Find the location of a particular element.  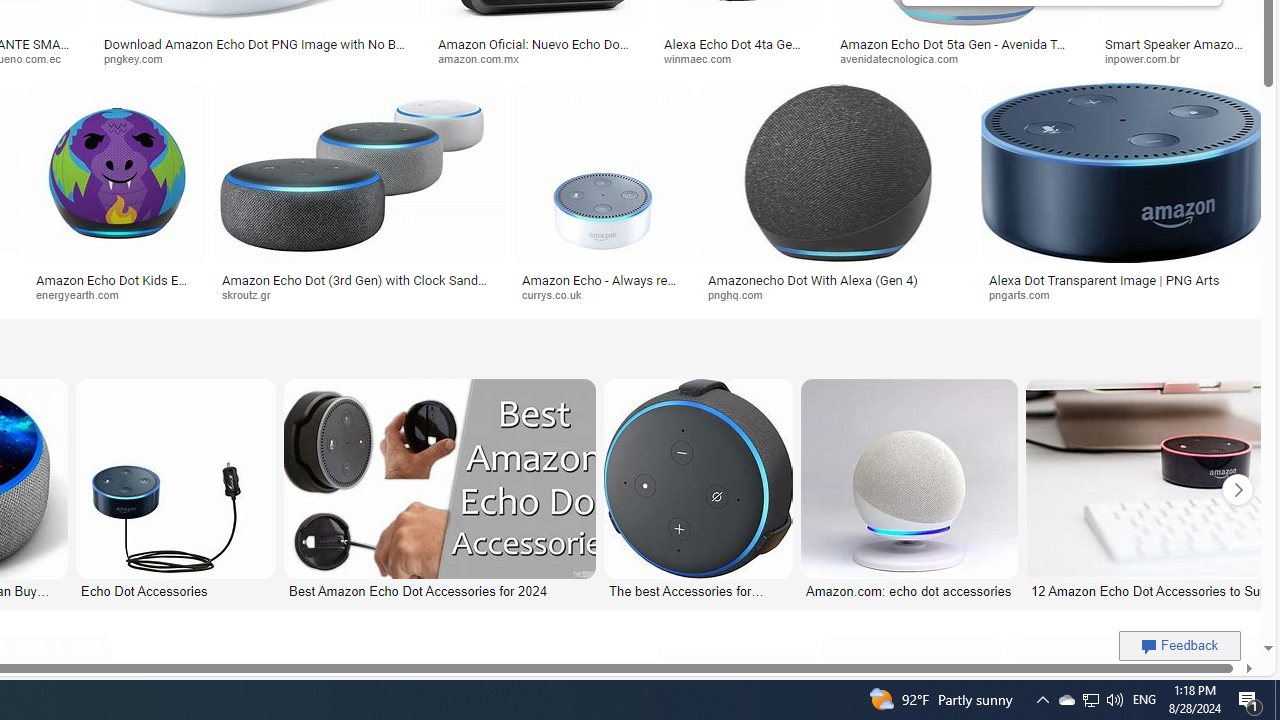

'Alexa Dot Transparent Image | PNG Artspngarts.comSave' is located at coordinates (1123, 196).